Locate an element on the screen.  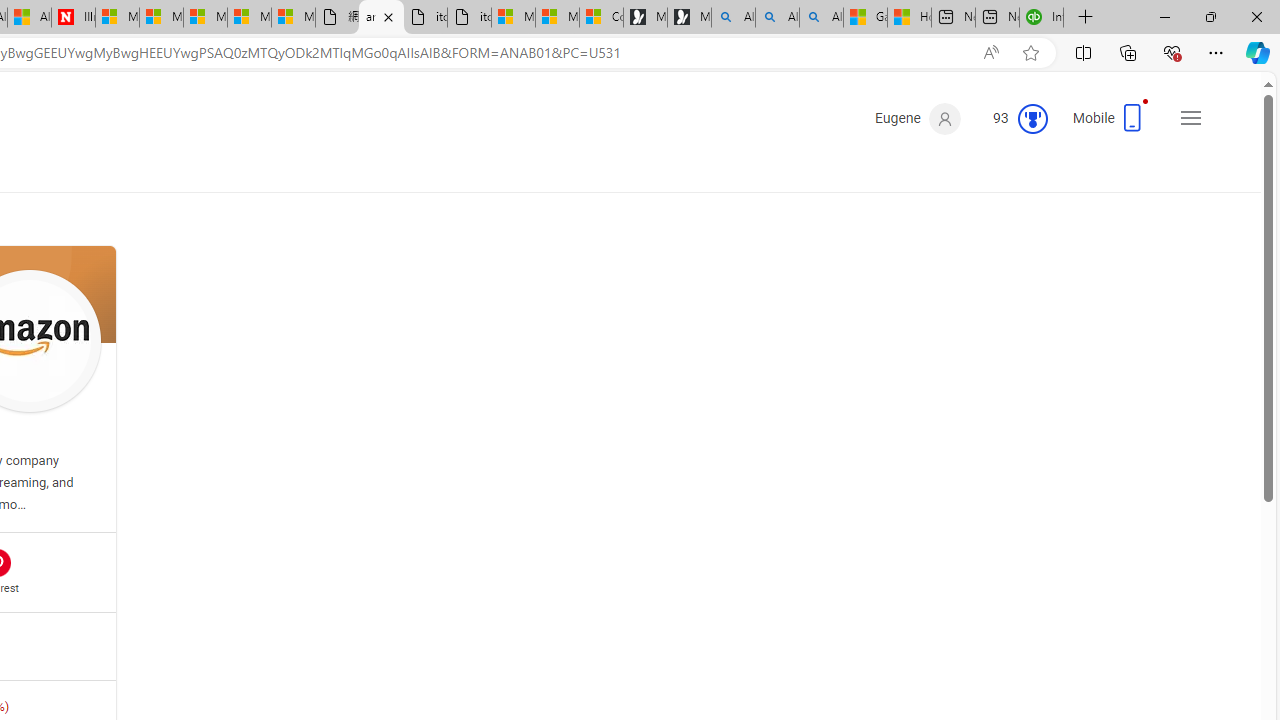
'Microsoft Services Agreement' is located at coordinates (161, 17).